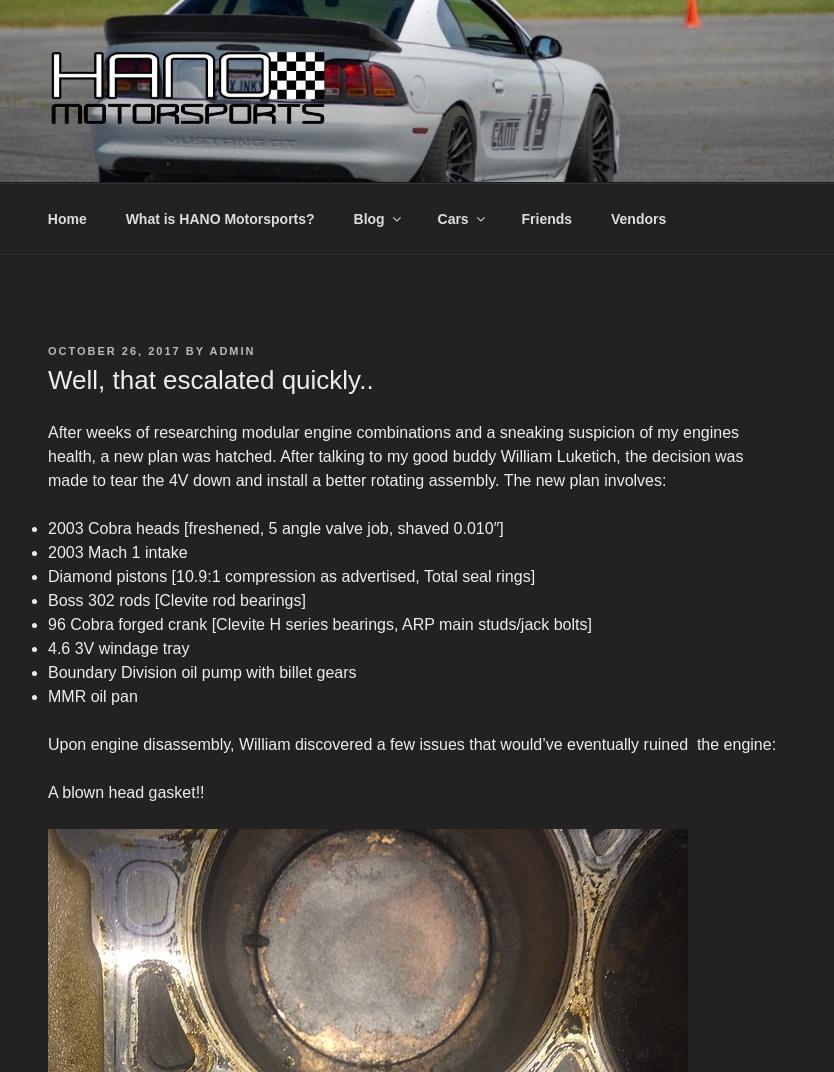  I want to click on 'Cars', so click(437, 218).